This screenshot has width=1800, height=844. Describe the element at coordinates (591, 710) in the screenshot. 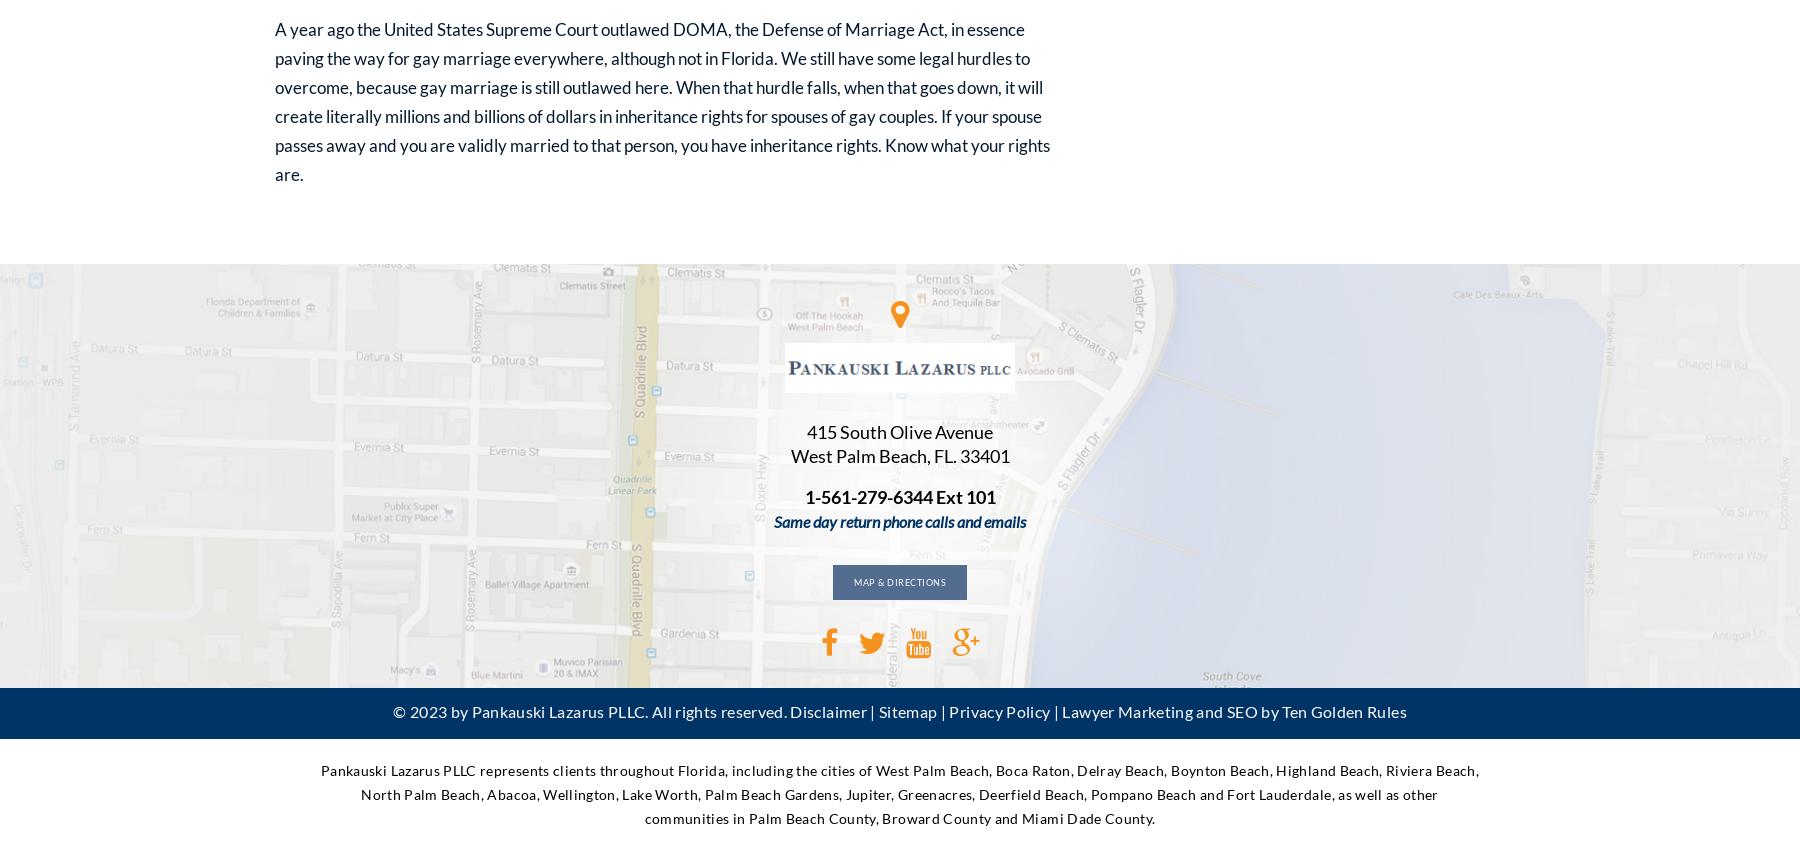

I see `'© 2023 by Pankauski Lazarus PLLC. All rights reserved.'` at that location.